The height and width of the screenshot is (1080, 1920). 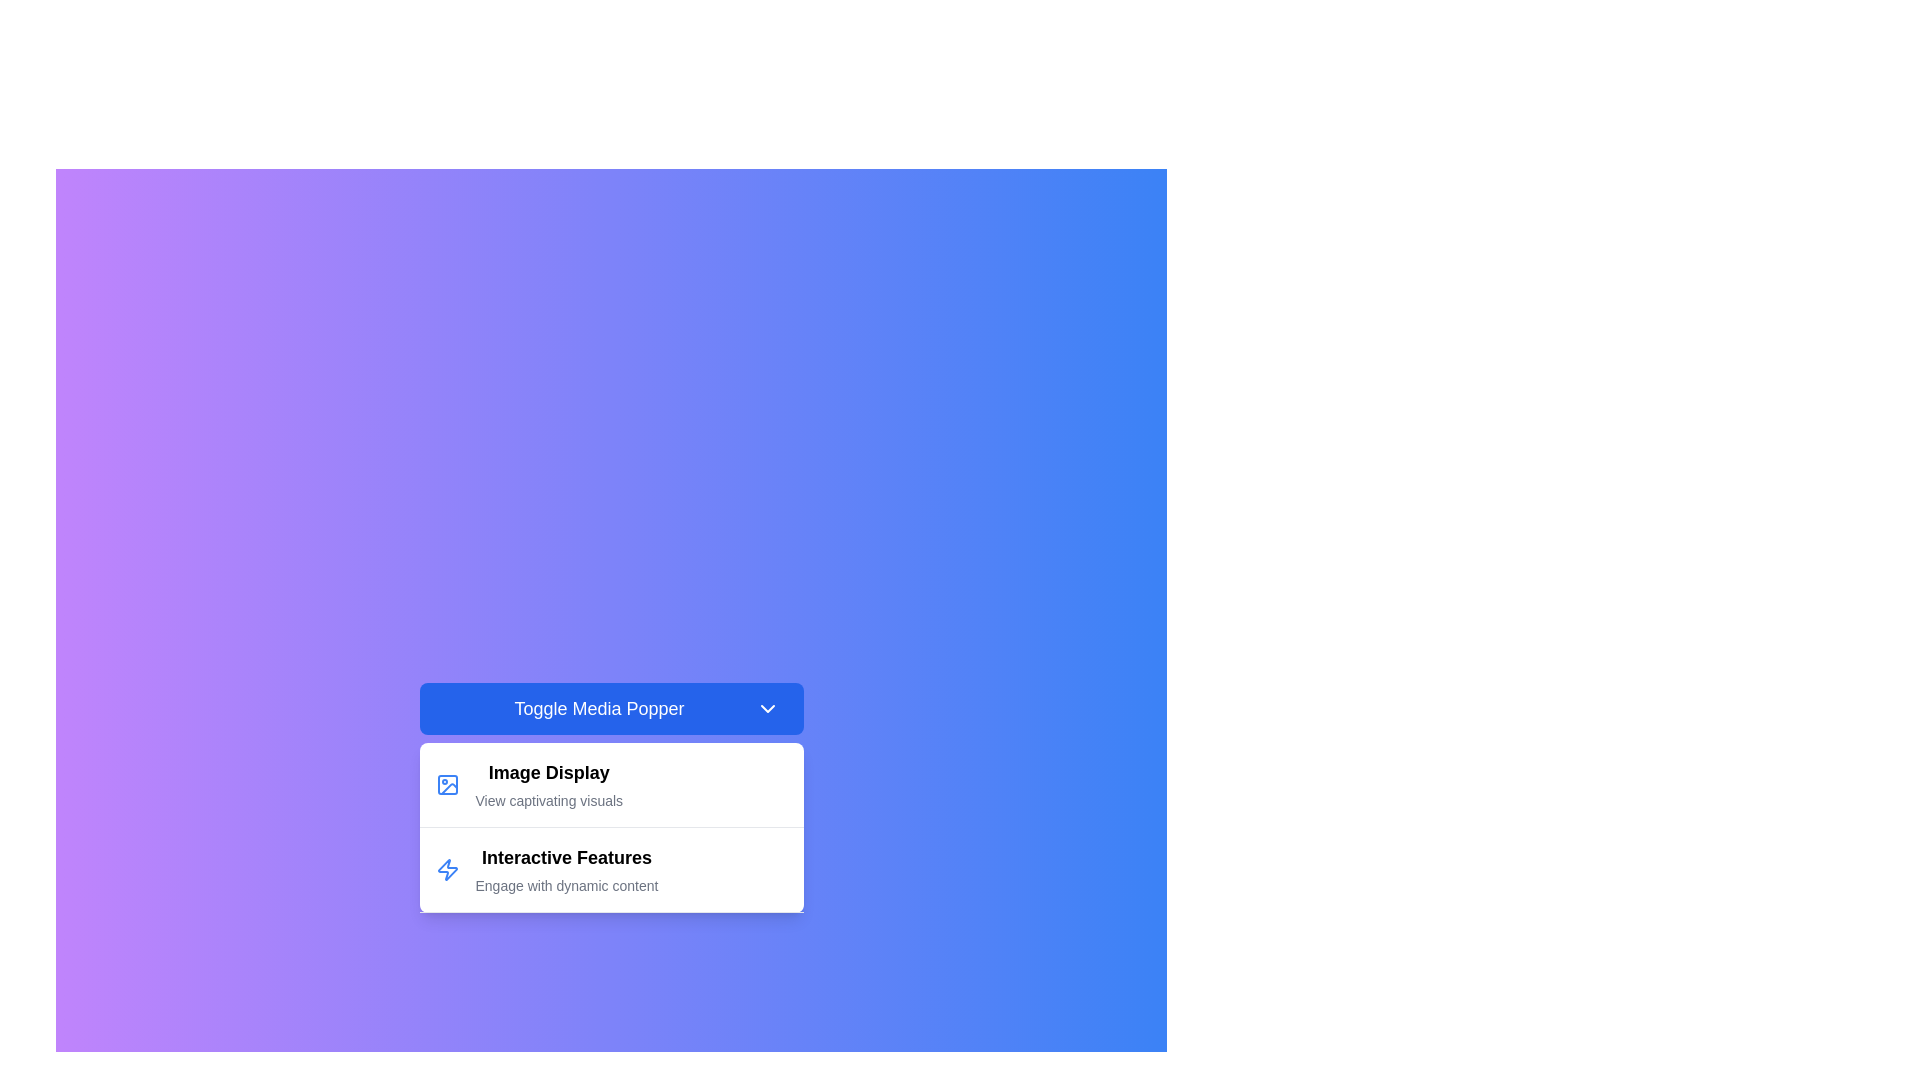 What do you see at coordinates (610, 828) in the screenshot?
I see `the dropdown menu item titled 'Interactive Features'` at bounding box center [610, 828].